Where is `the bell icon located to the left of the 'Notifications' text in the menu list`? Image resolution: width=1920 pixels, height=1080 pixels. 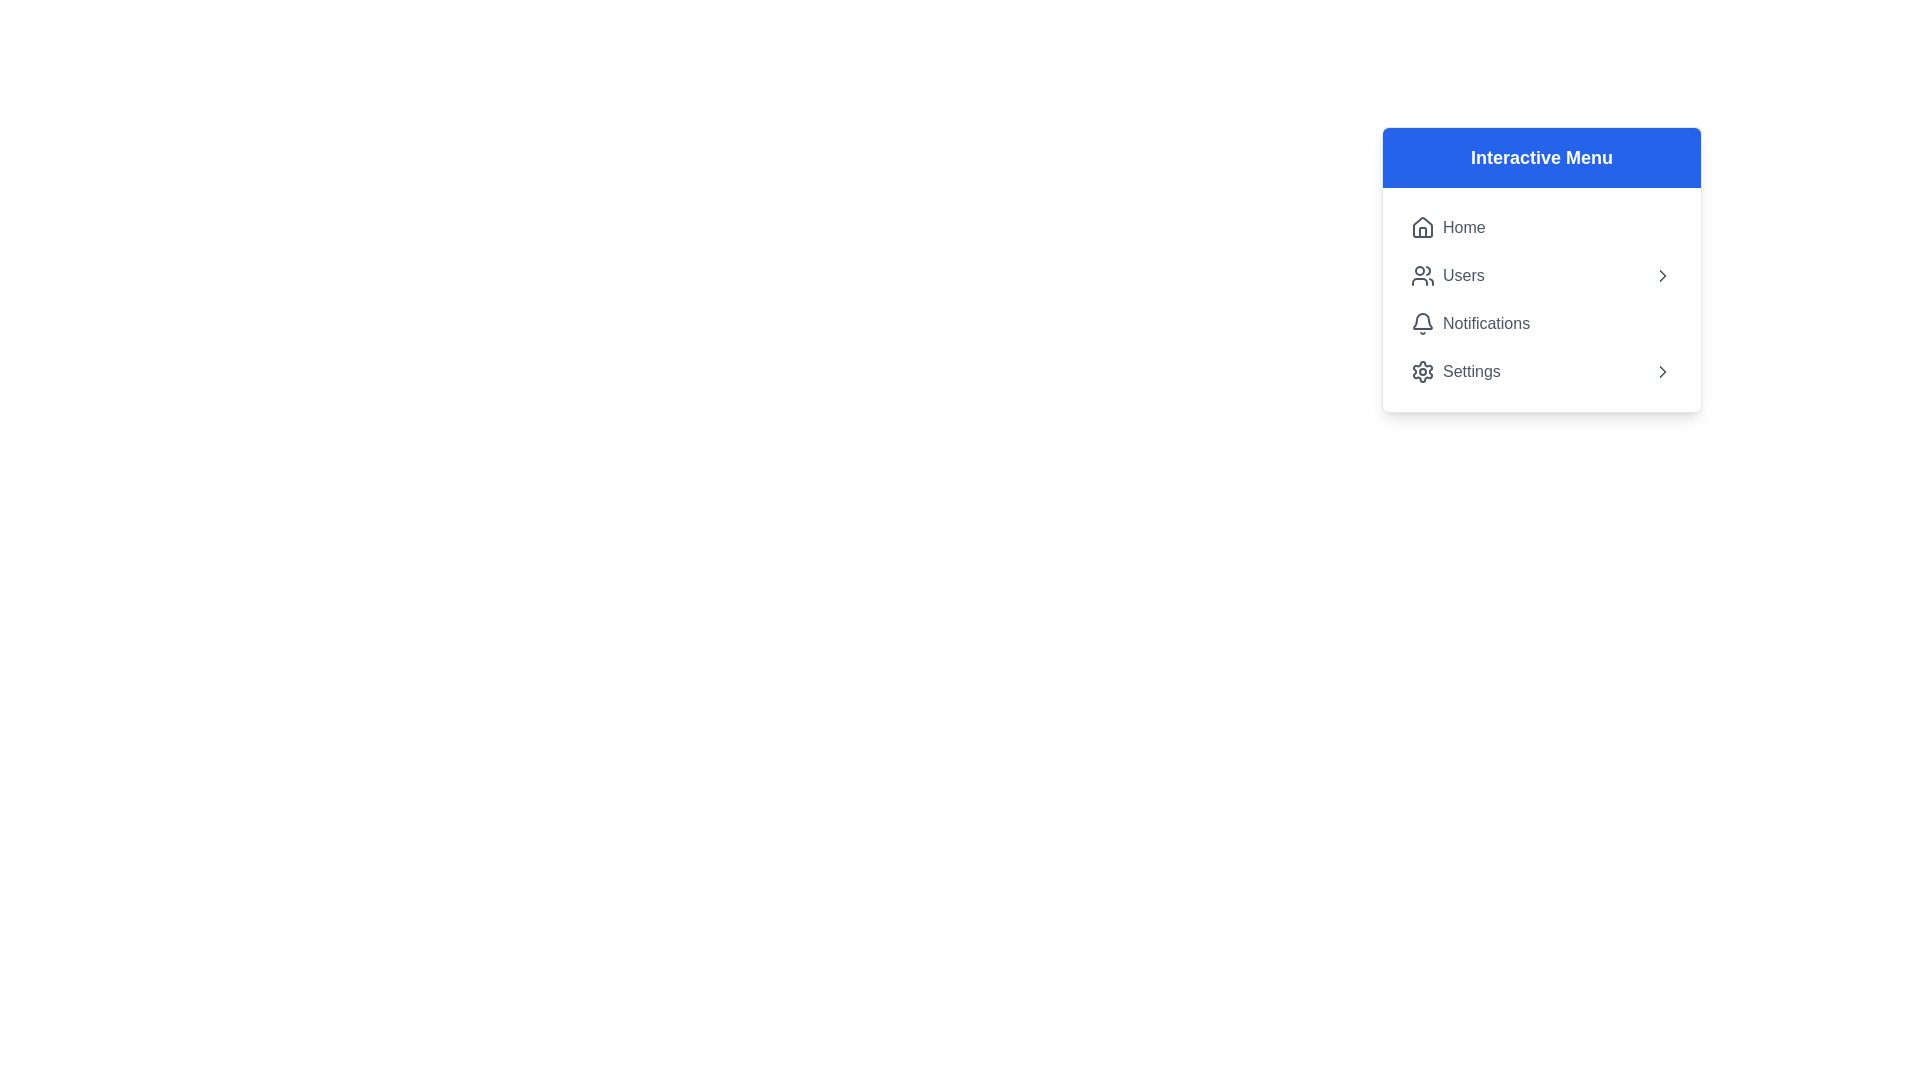
the bell icon located to the left of the 'Notifications' text in the menu list is located at coordinates (1421, 323).